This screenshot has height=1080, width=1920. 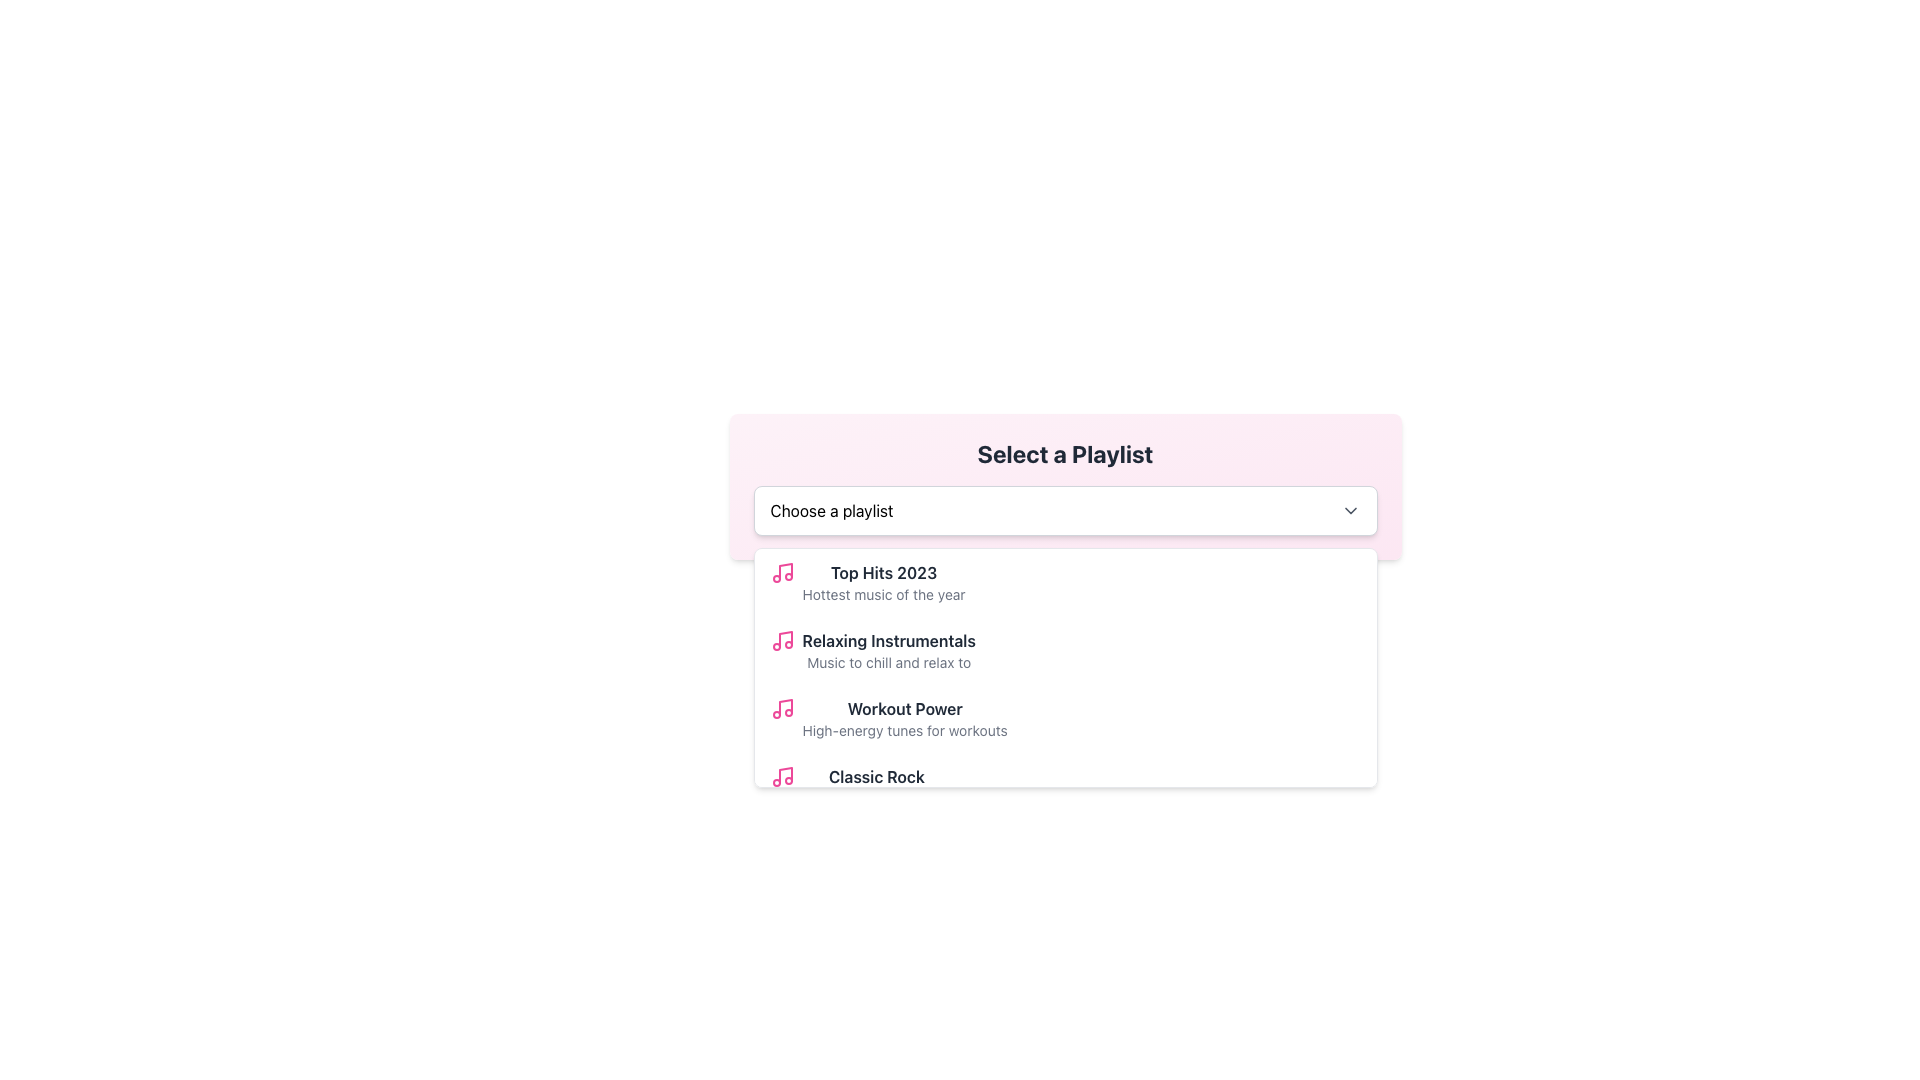 What do you see at coordinates (882, 582) in the screenshot?
I see `the 'Top Hits 2023' list item in the dropdown menu` at bounding box center [882, 582].